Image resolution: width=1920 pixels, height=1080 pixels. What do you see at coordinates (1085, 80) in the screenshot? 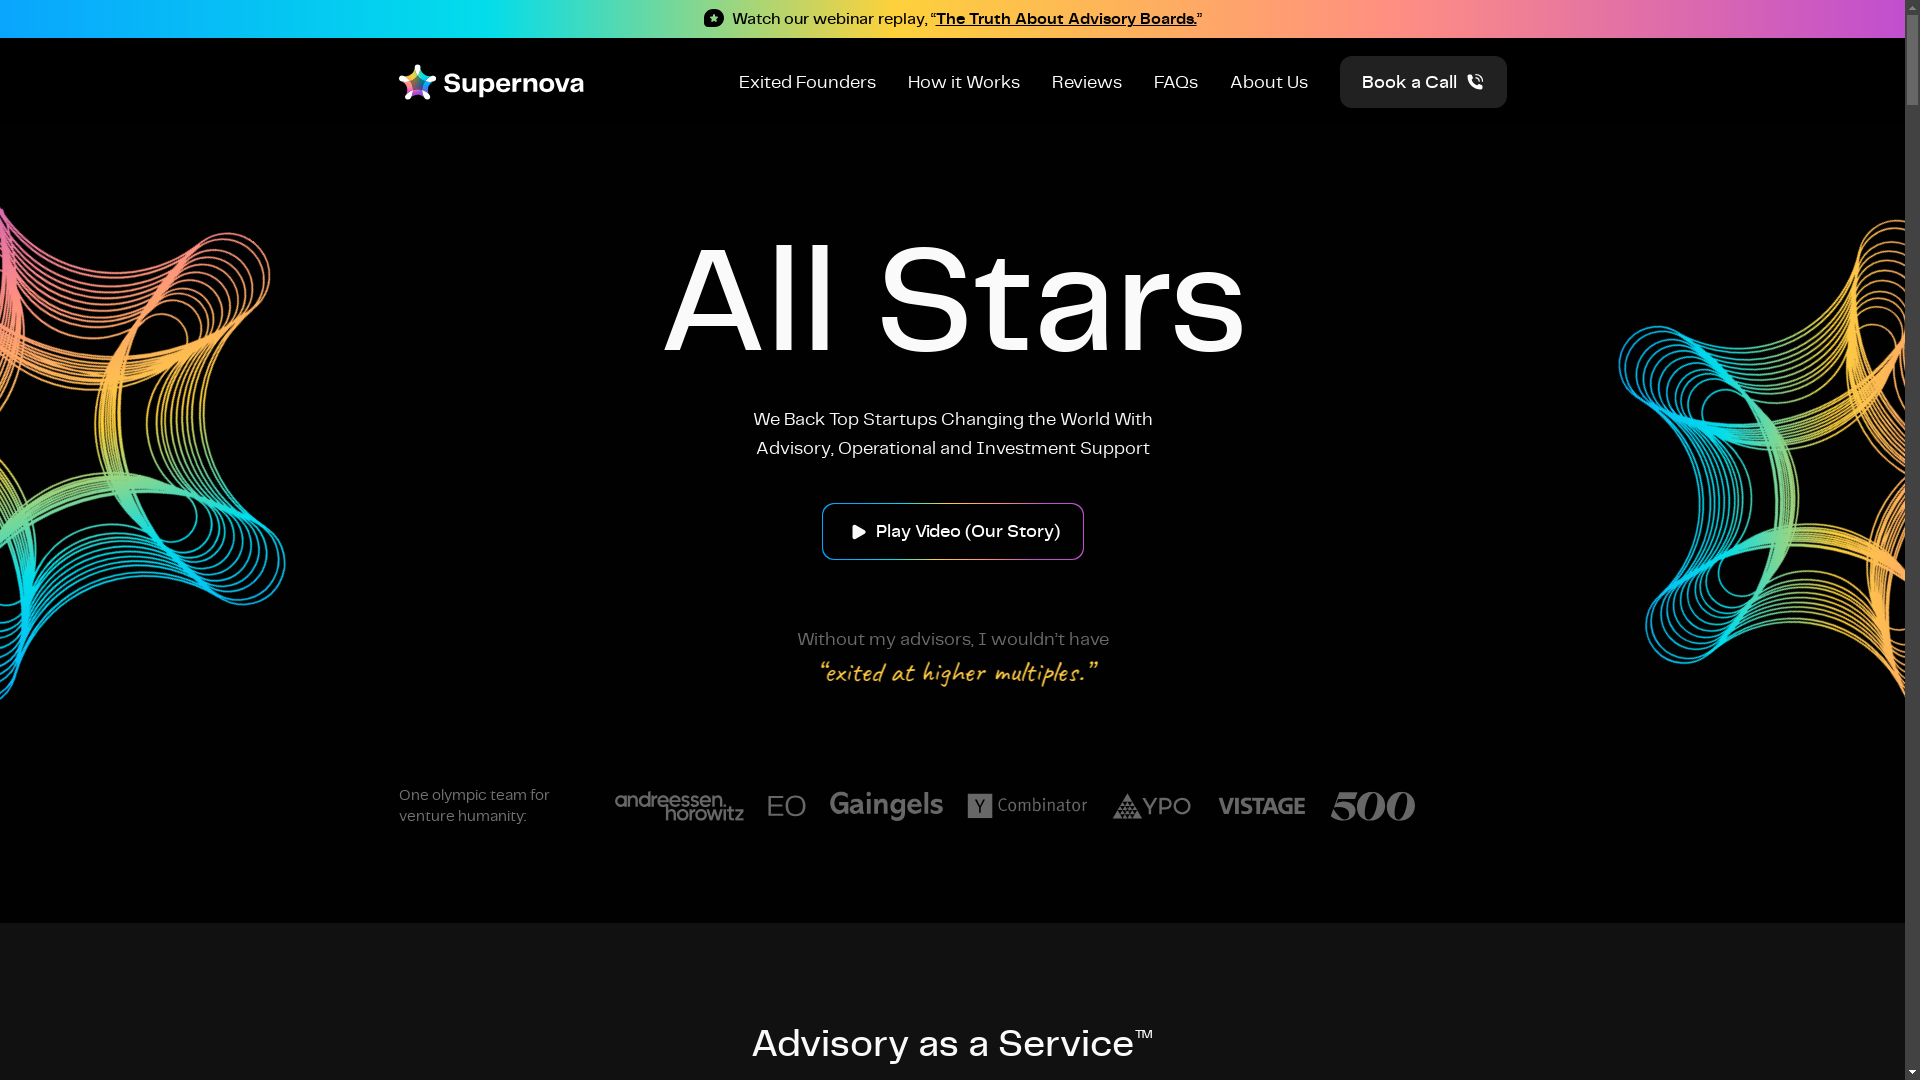
I see `'Reviews'` at bounding box center [1085, 80].